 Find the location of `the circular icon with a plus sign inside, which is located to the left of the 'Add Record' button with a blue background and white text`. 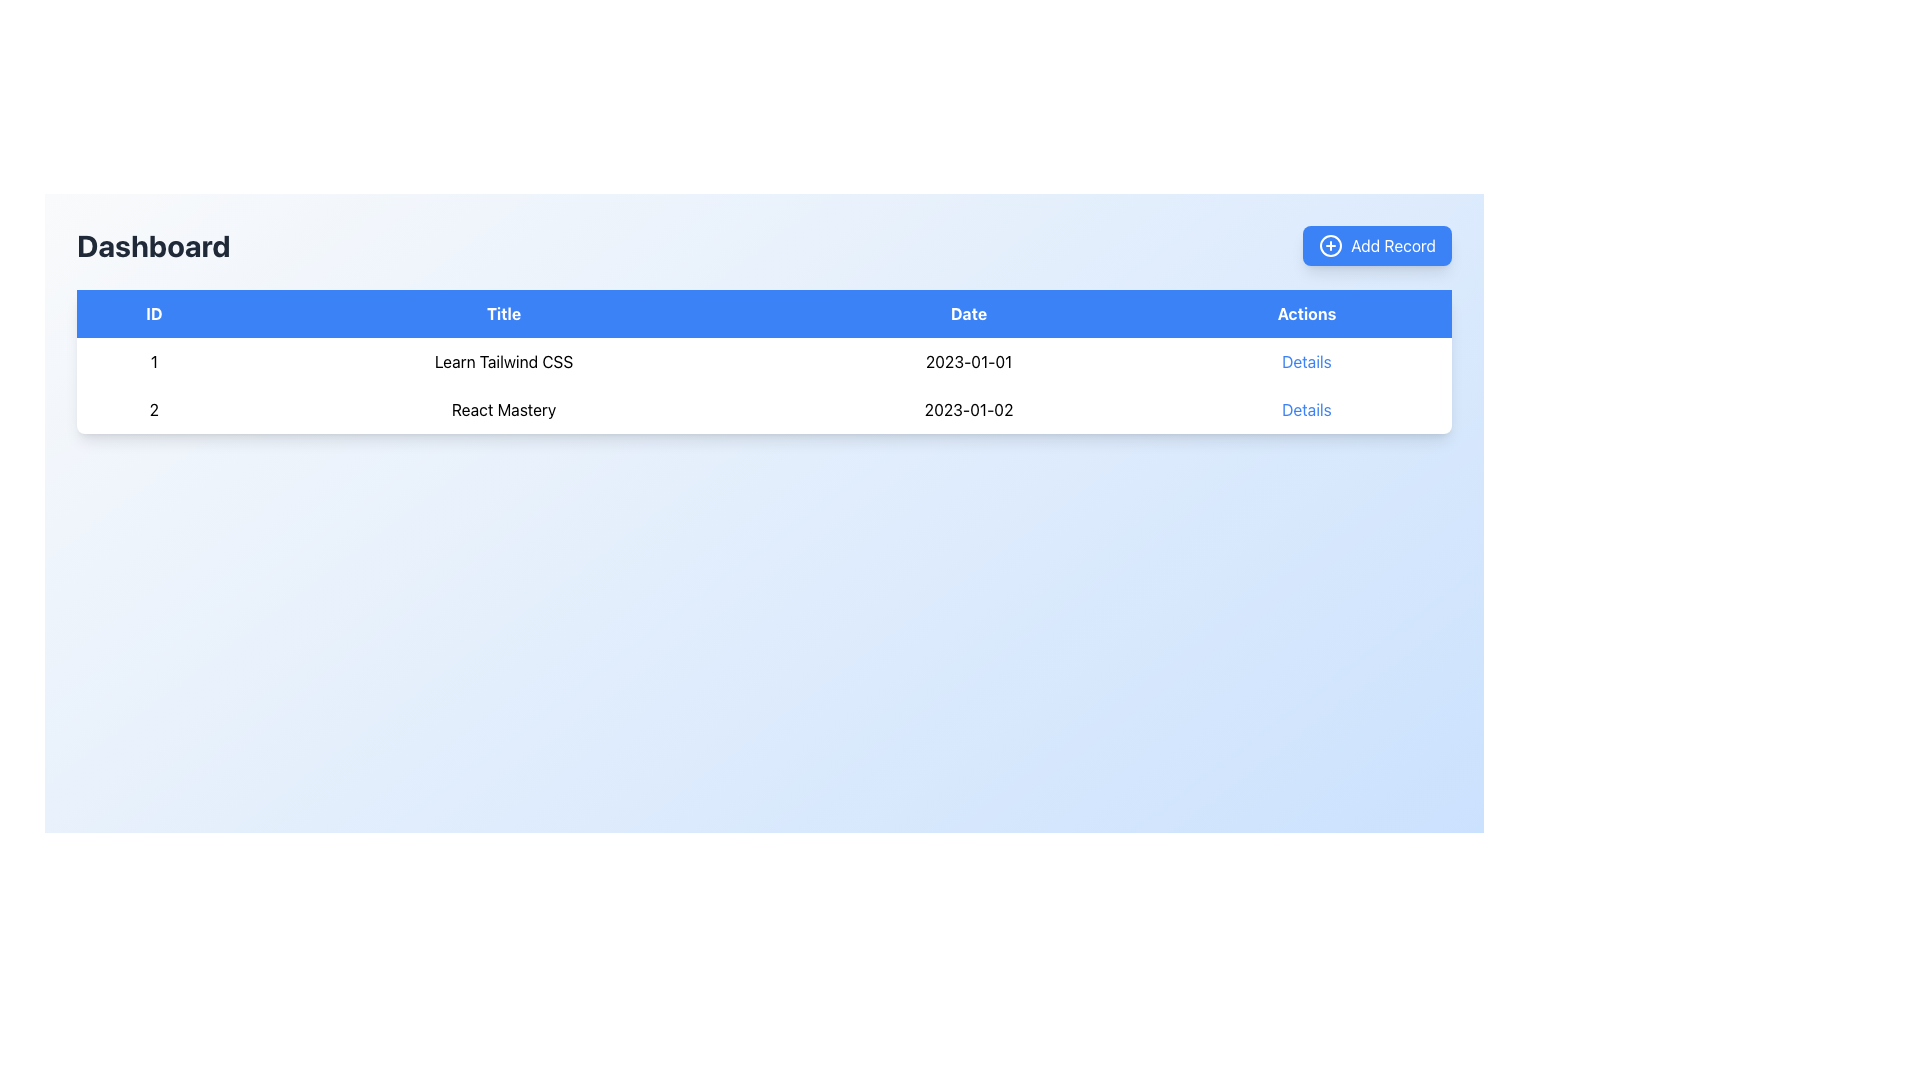

the circular icon with a plus sign inside, which is located to the left of the 'Add Record' button with a blue background and white text is located at coordinates (1331, 245).